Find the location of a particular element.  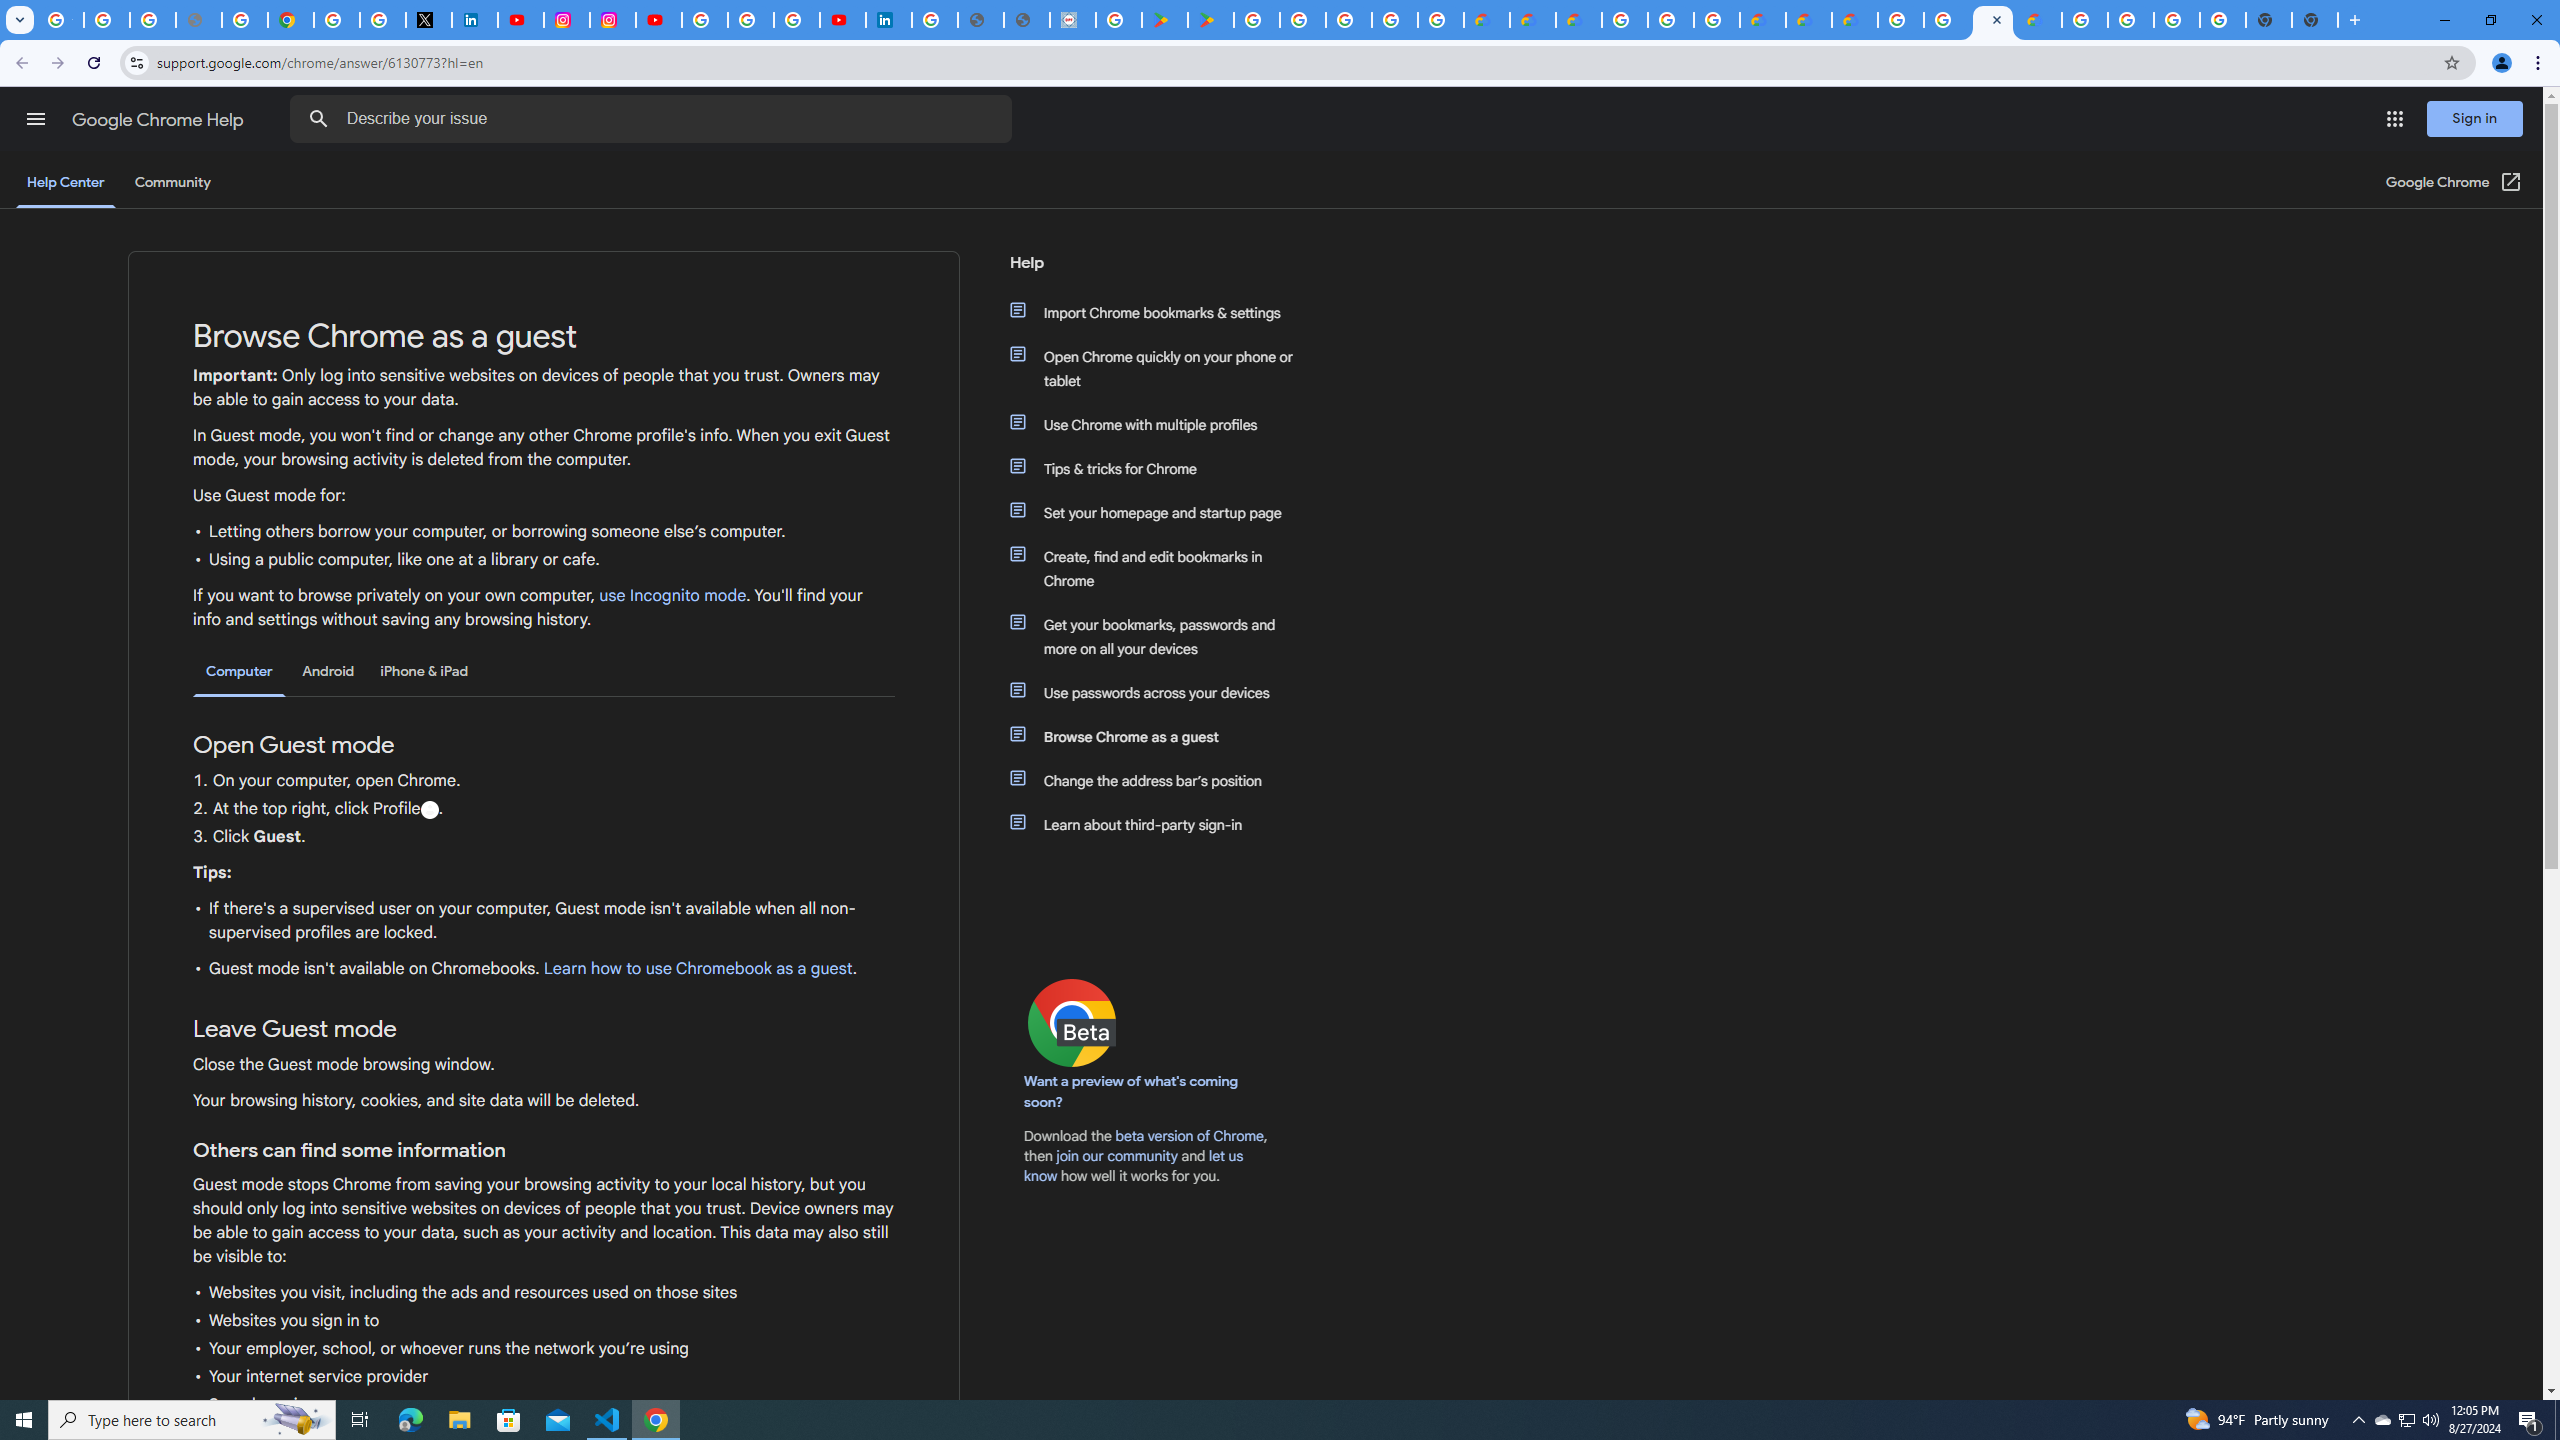

'Sign in - Google Accounts' is located at coordinates (335, 19).